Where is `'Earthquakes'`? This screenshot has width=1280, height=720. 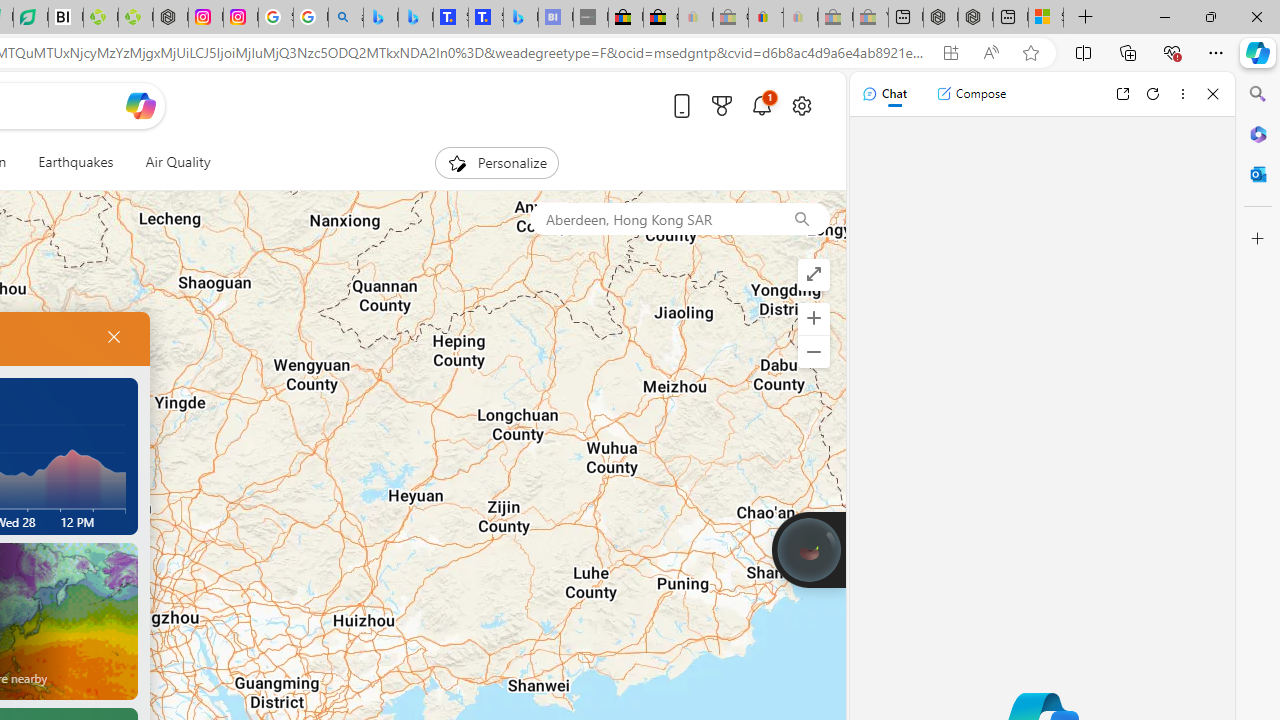 'Earthquakes' is located at coordinates (76, 162).